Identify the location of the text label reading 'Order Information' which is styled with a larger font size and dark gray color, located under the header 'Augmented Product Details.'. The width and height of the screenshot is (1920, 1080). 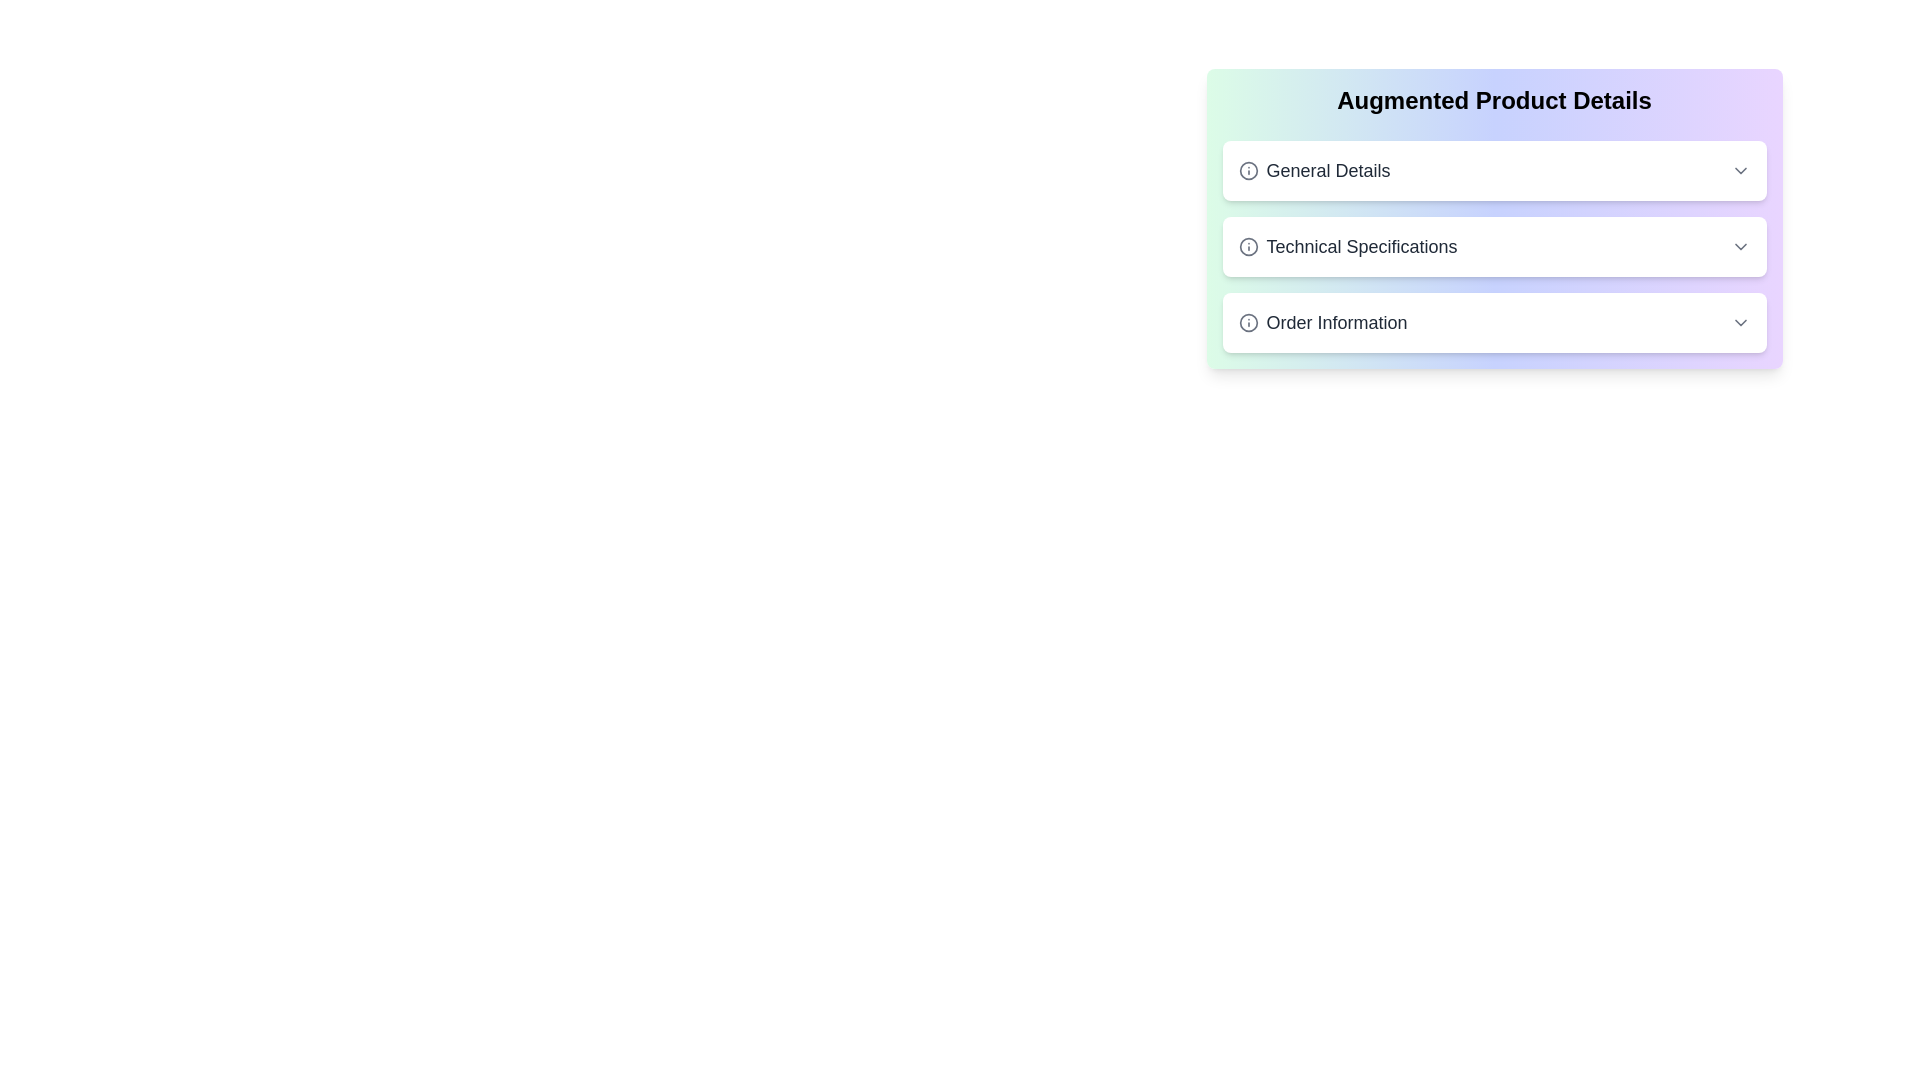
(1323, 322).